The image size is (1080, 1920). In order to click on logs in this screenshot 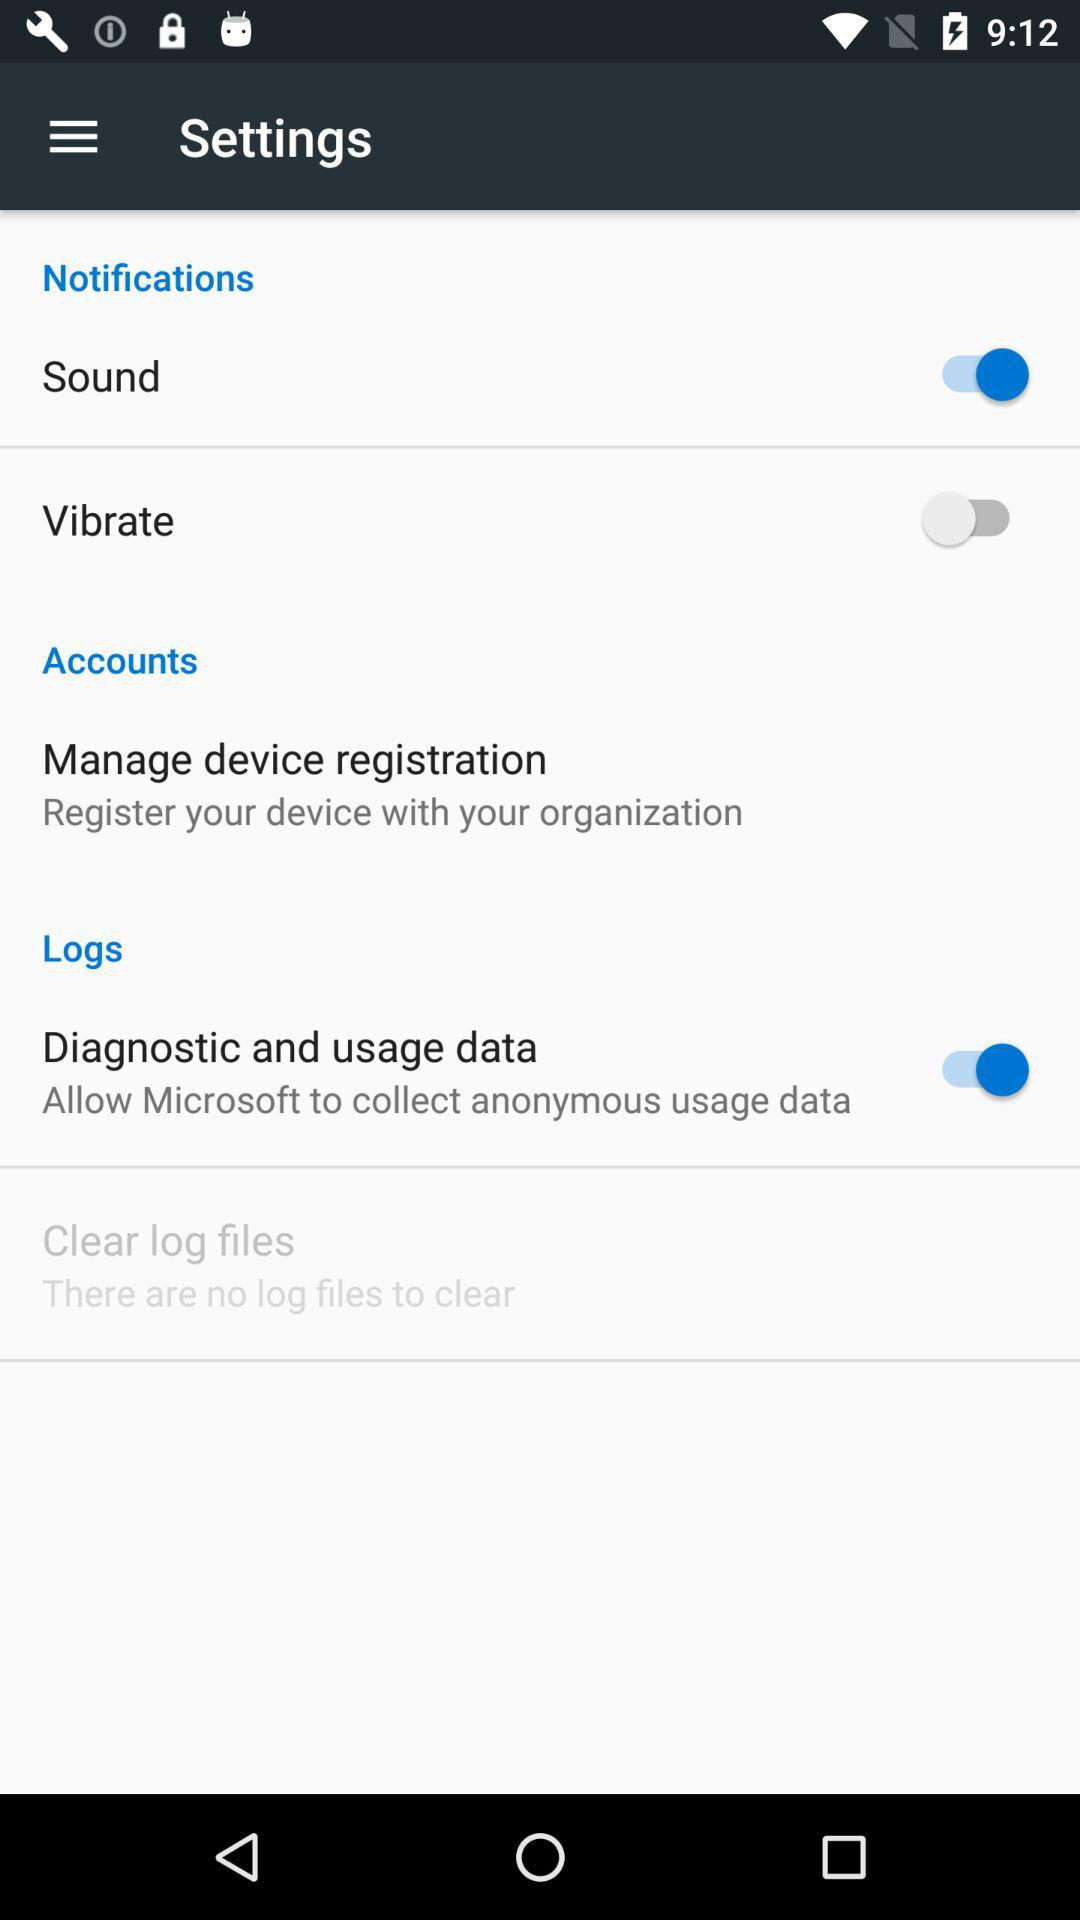, I will do `click(540, 925)`.